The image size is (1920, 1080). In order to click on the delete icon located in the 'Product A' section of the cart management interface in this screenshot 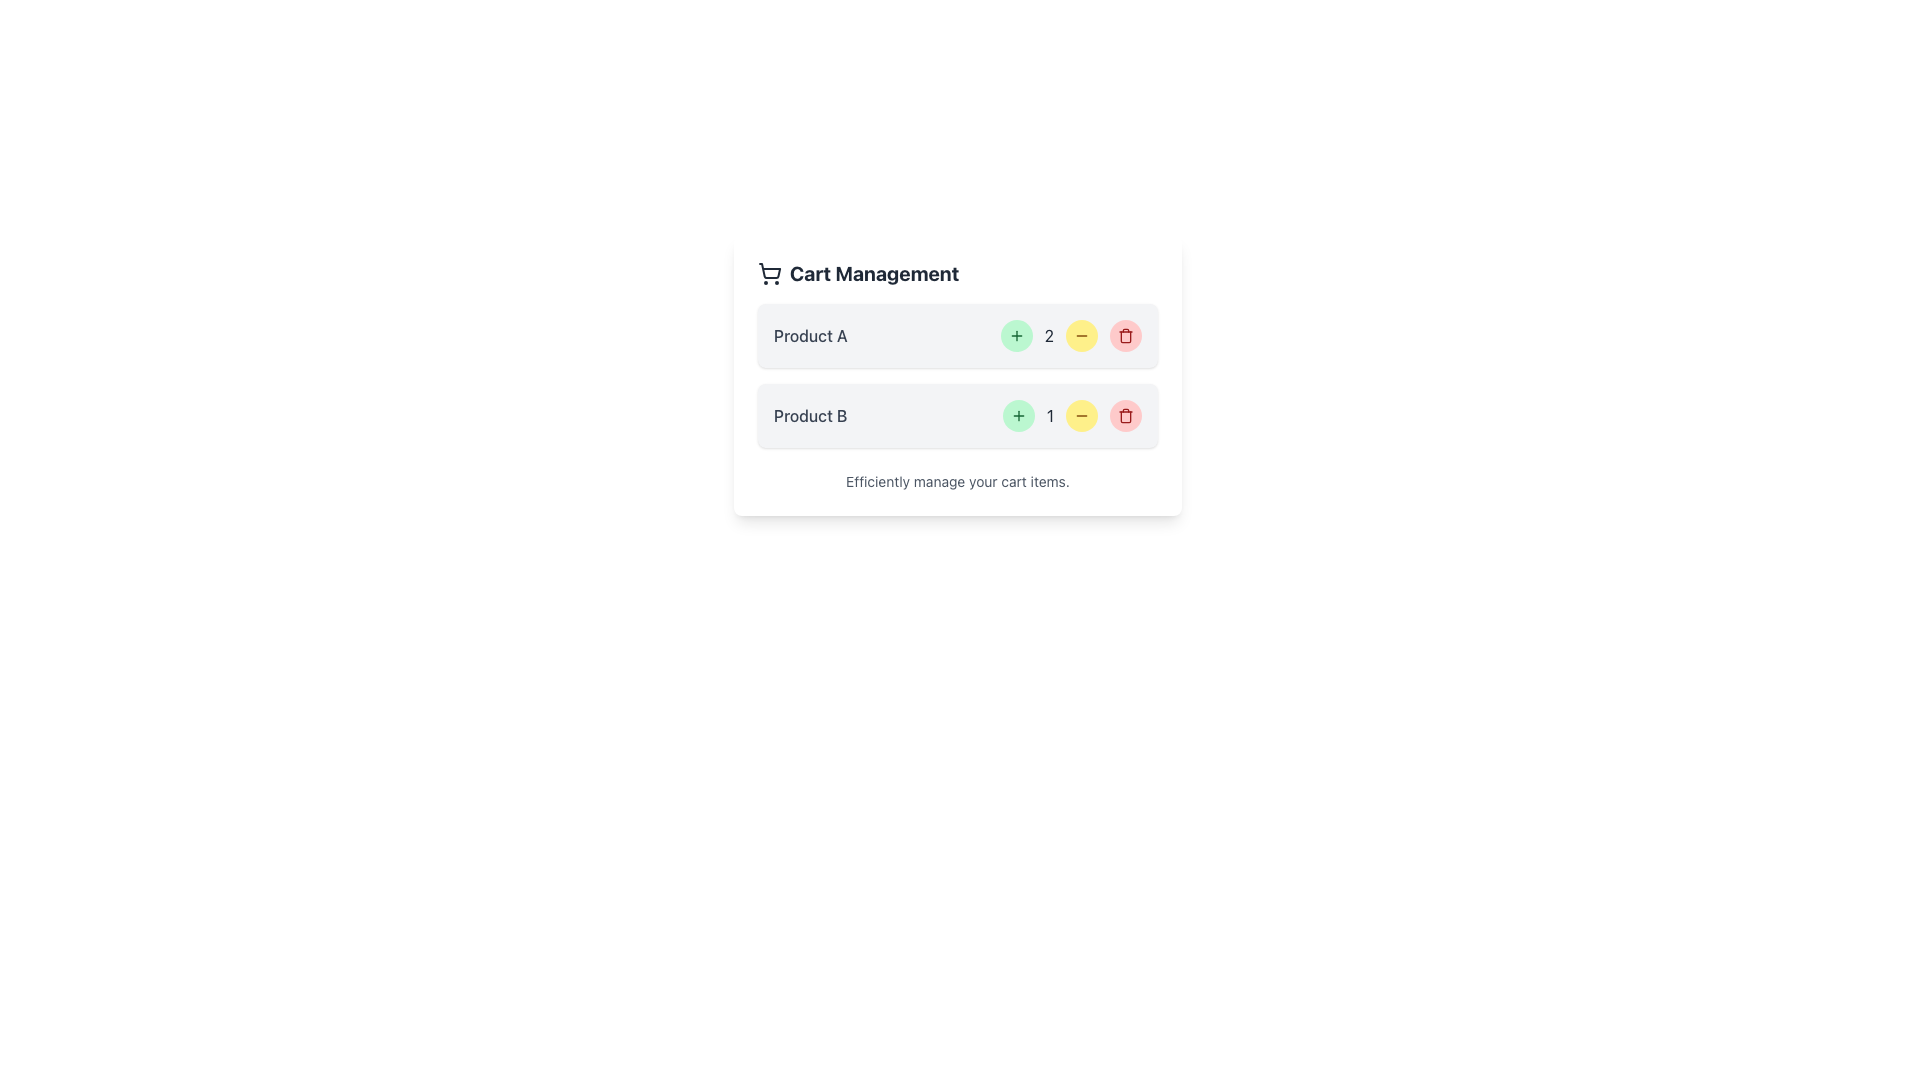, I will do `click(1126, 334)`.